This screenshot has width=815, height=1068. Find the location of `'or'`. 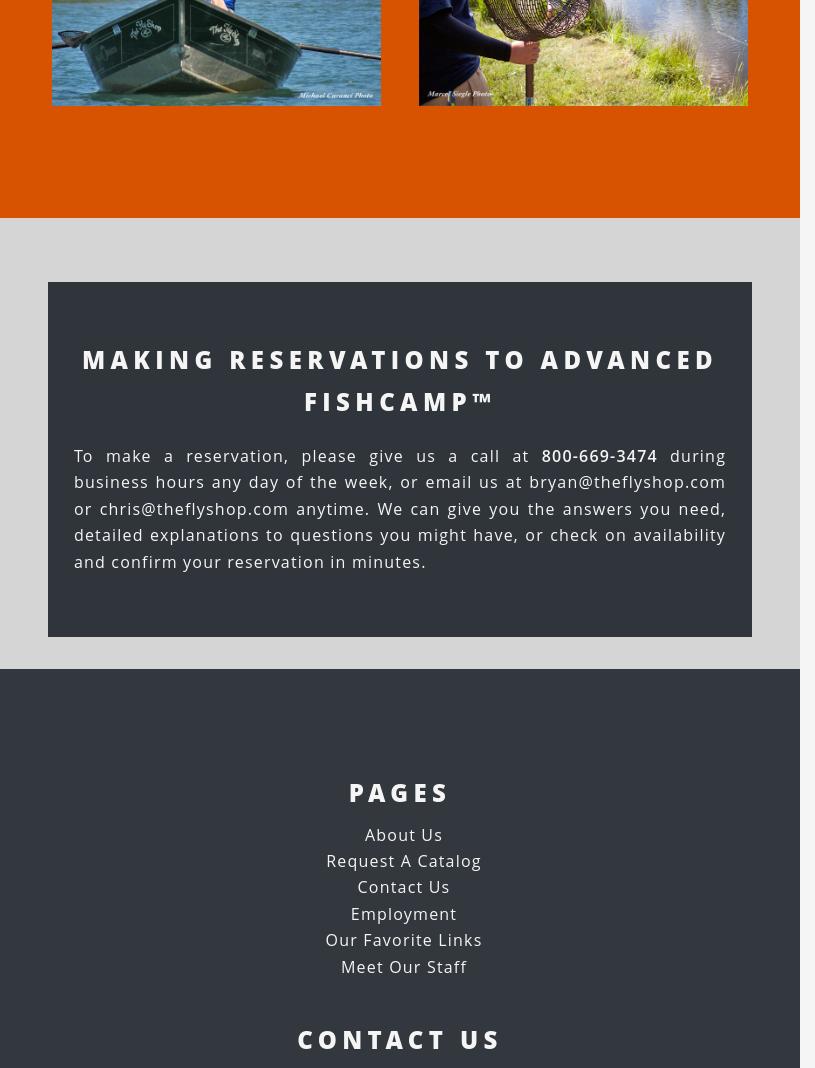

'or' is located at coordinates (84, 508).